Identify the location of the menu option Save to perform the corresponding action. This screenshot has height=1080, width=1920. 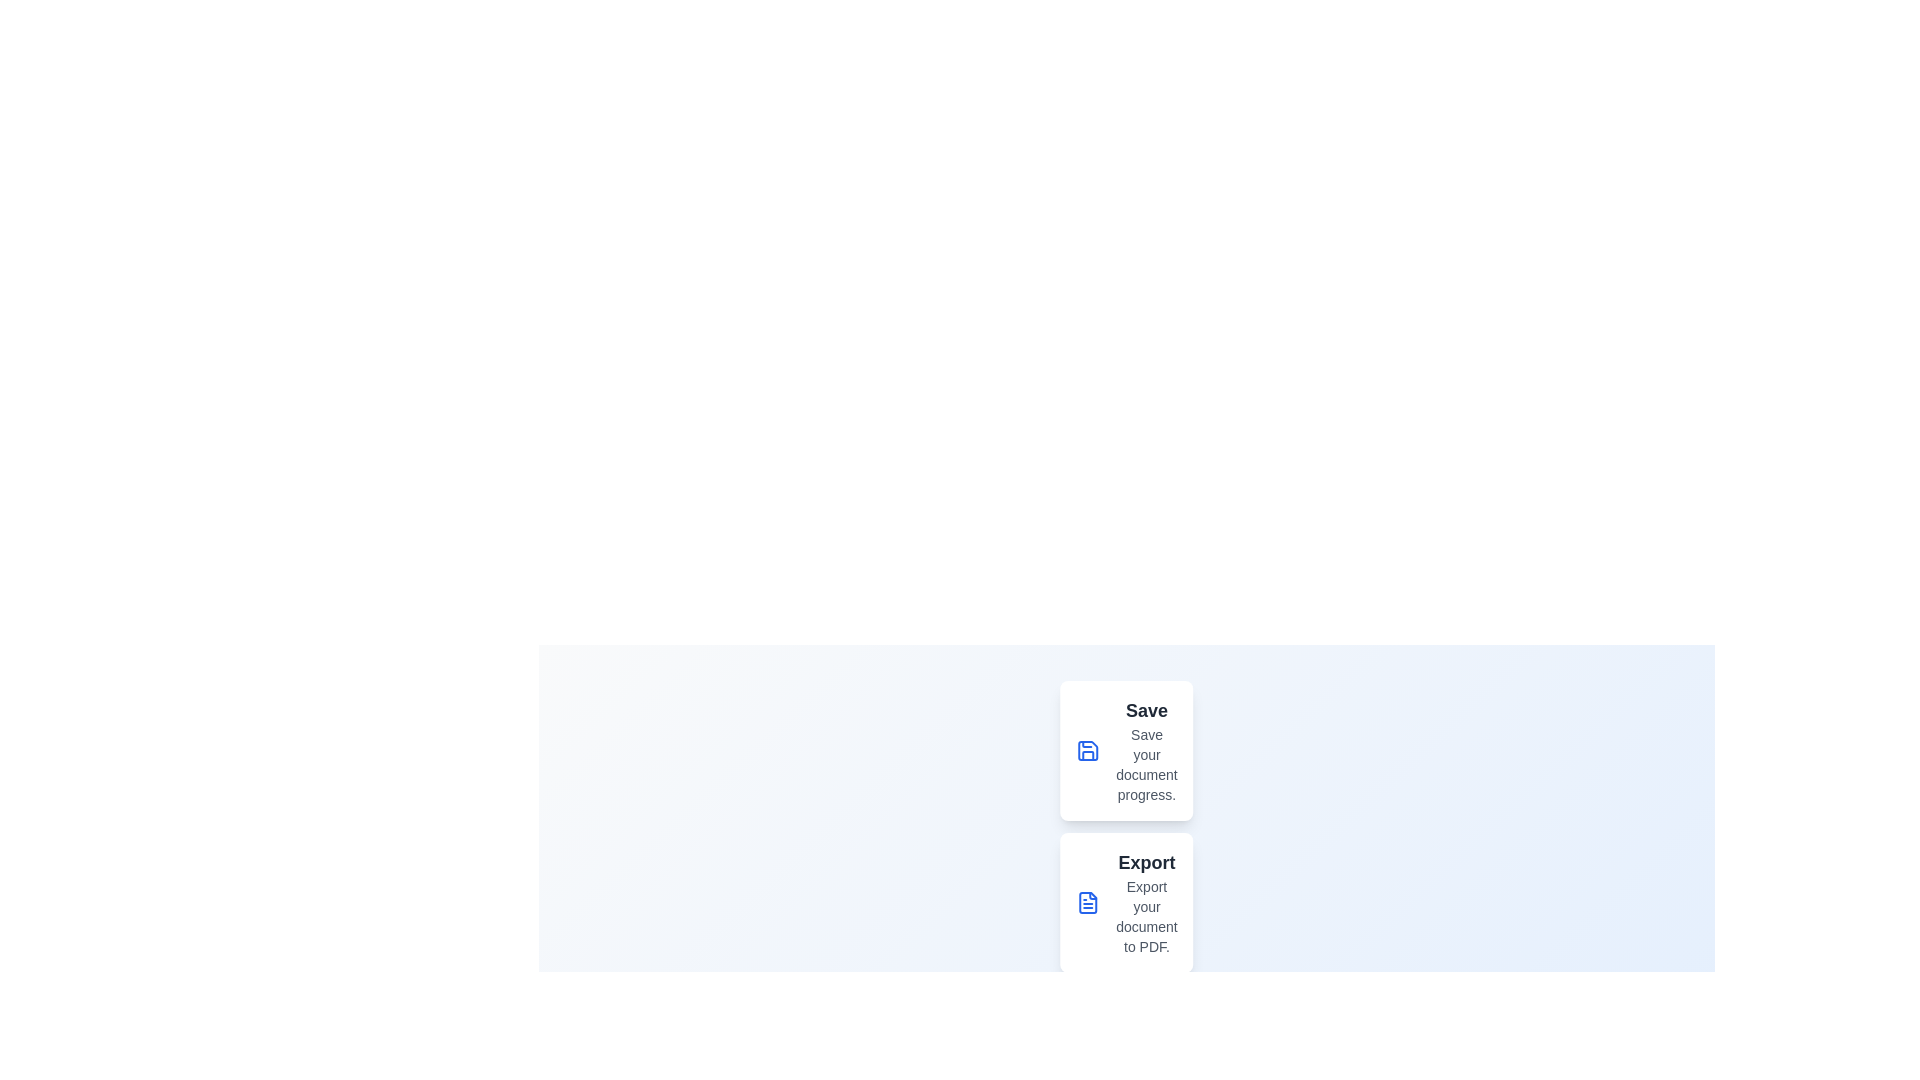
(1087, 751).